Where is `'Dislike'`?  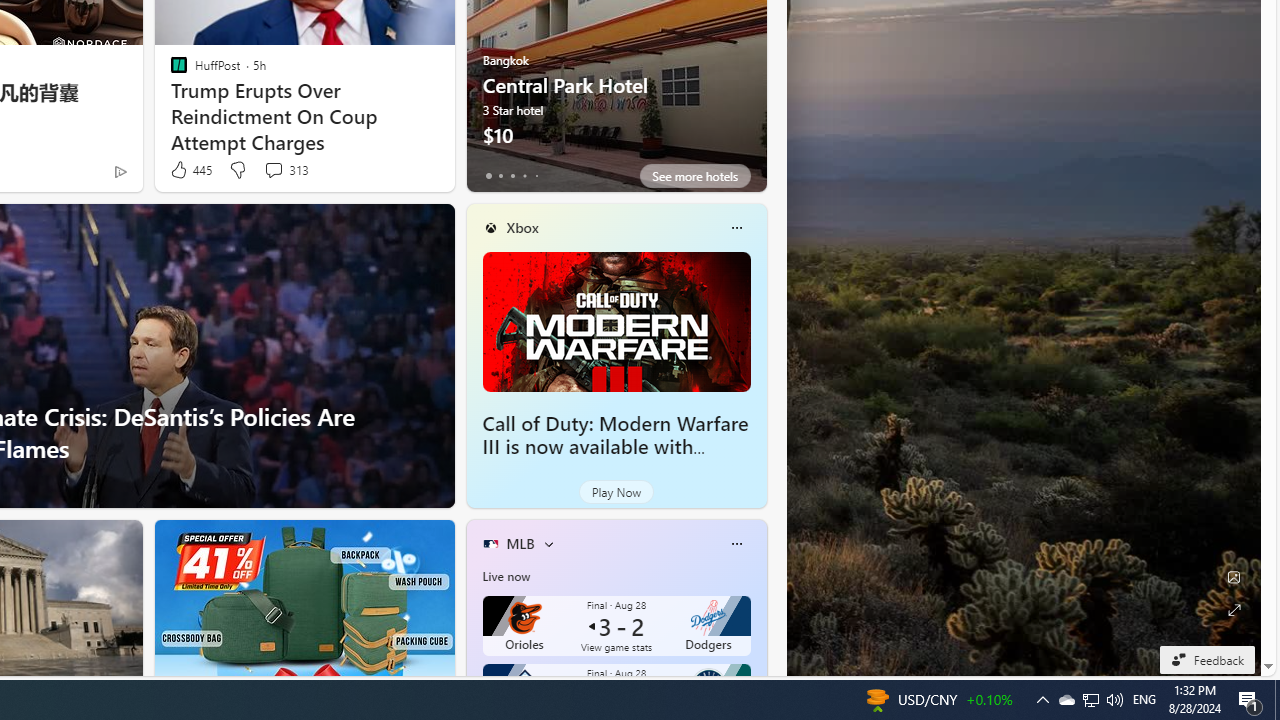 'Dislike' is located at coordinates (237, 169).